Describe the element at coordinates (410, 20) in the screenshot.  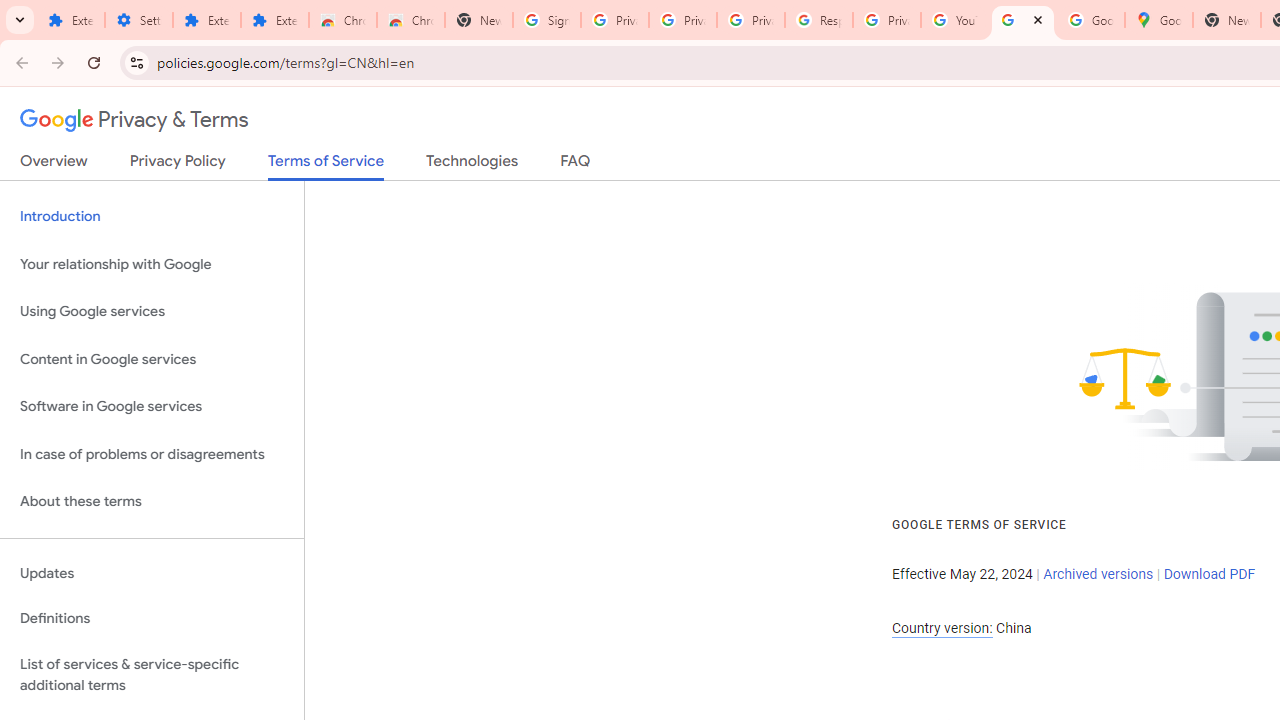
I see `'Chrome Web Store - Themes'` at that location.